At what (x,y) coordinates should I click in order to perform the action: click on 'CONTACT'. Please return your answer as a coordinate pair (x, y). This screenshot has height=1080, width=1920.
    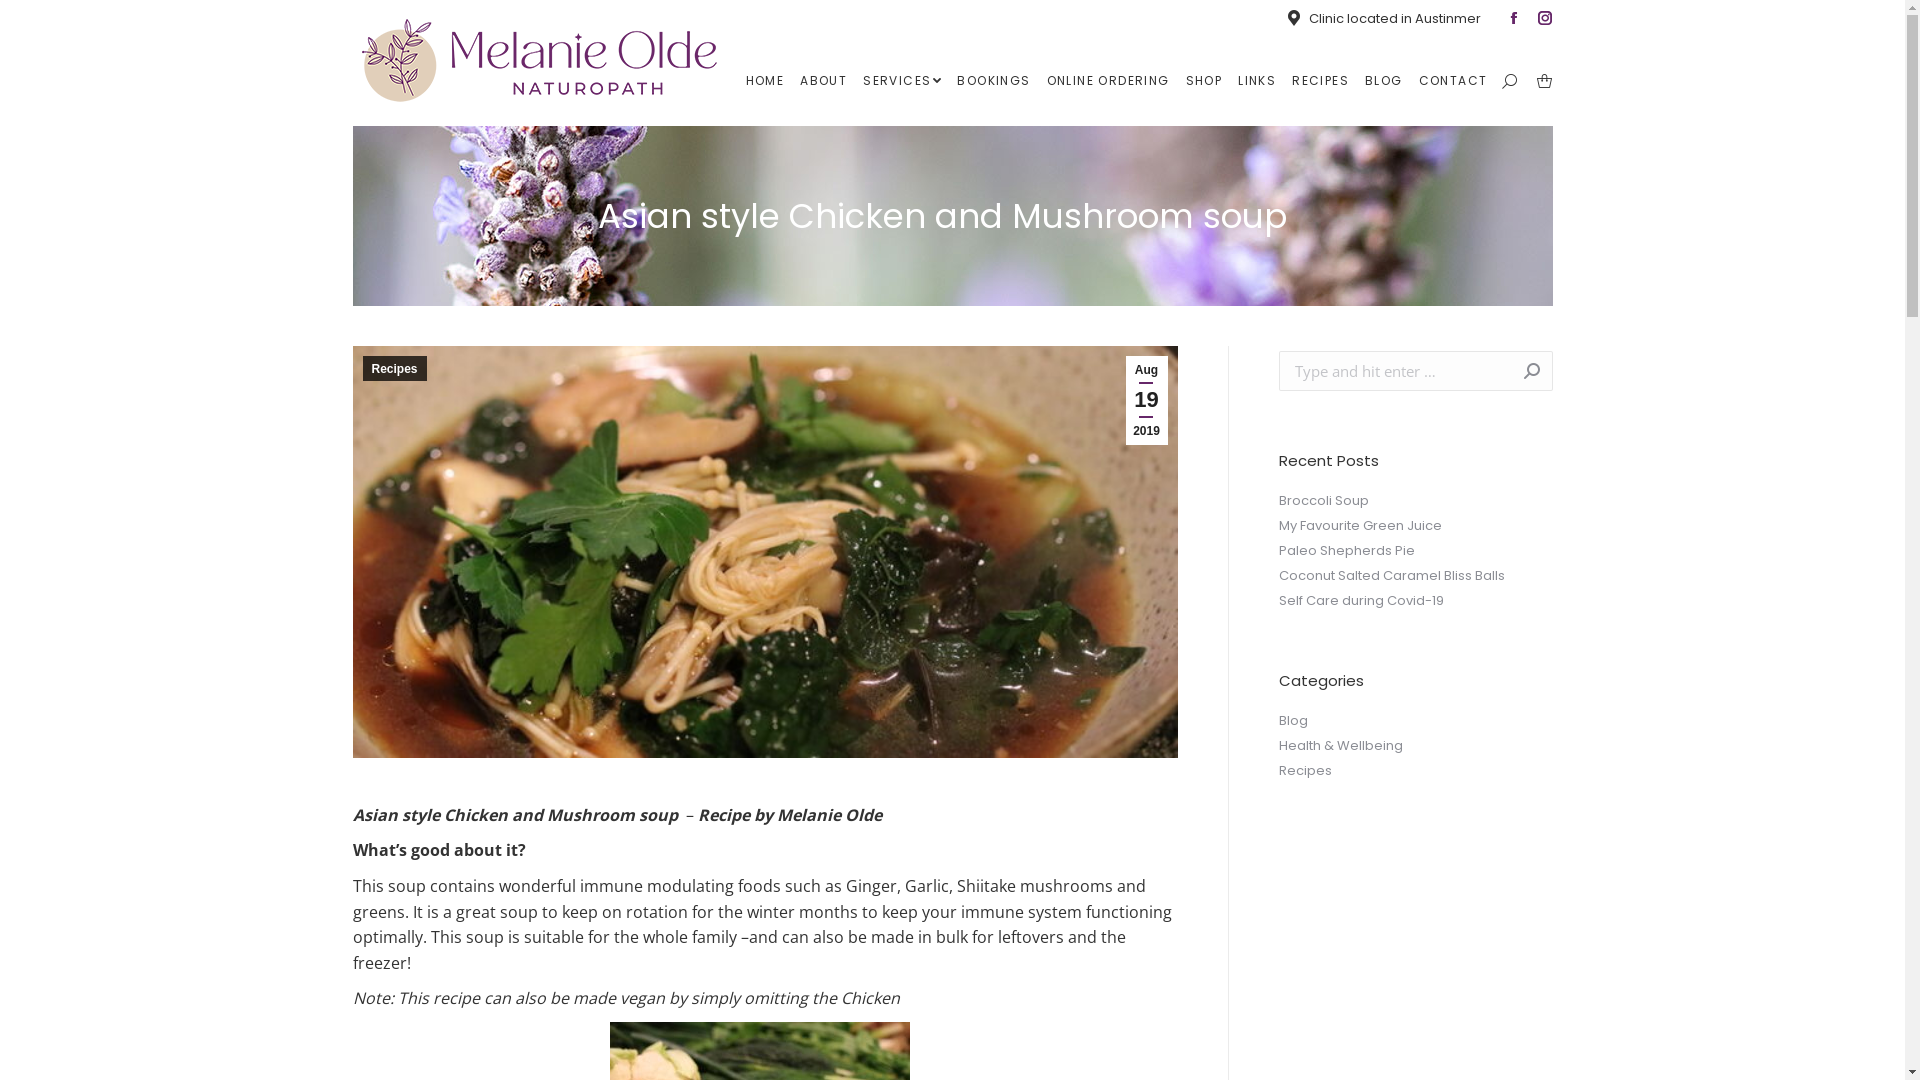
    Looking at the image, I should click on (1453, 80).